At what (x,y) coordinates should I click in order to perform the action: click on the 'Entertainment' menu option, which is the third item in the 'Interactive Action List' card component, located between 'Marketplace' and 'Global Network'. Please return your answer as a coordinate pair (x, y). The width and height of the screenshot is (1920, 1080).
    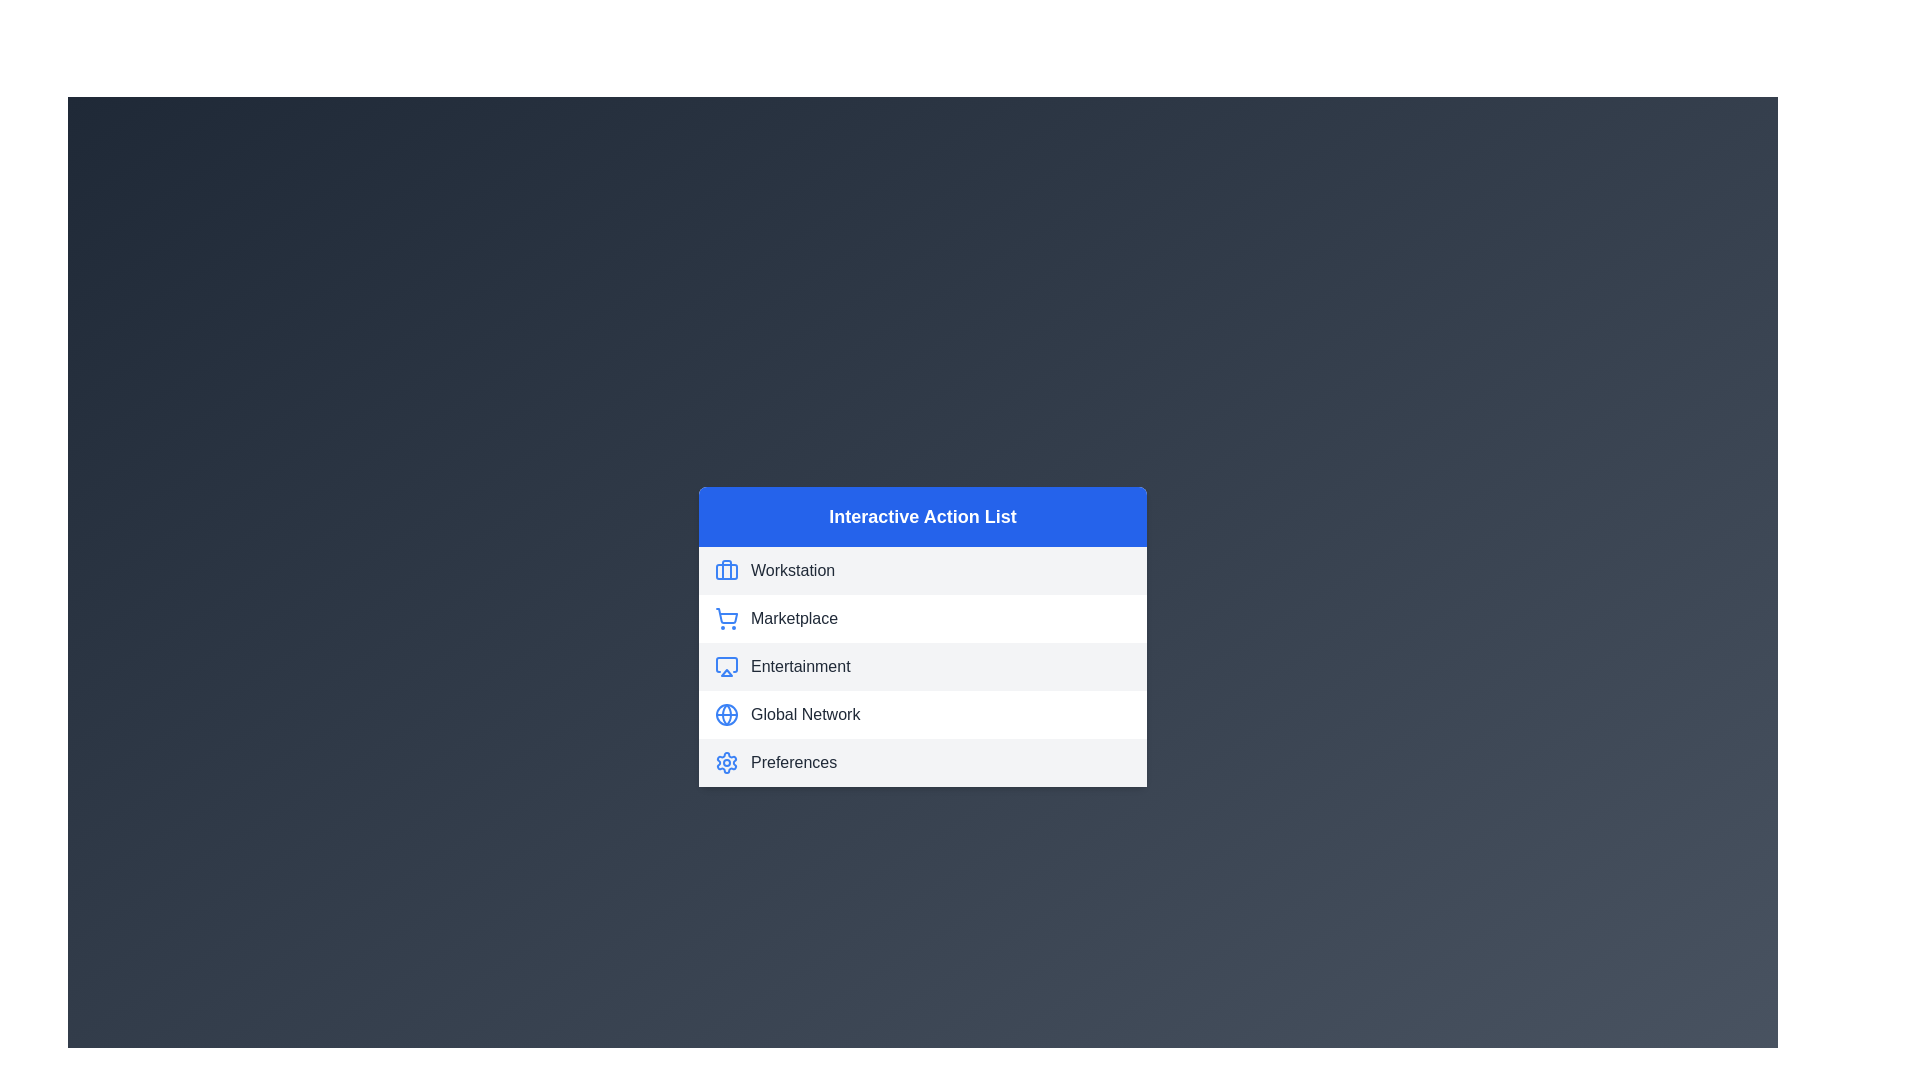
    Looking at the image, I should click on (921, 667).